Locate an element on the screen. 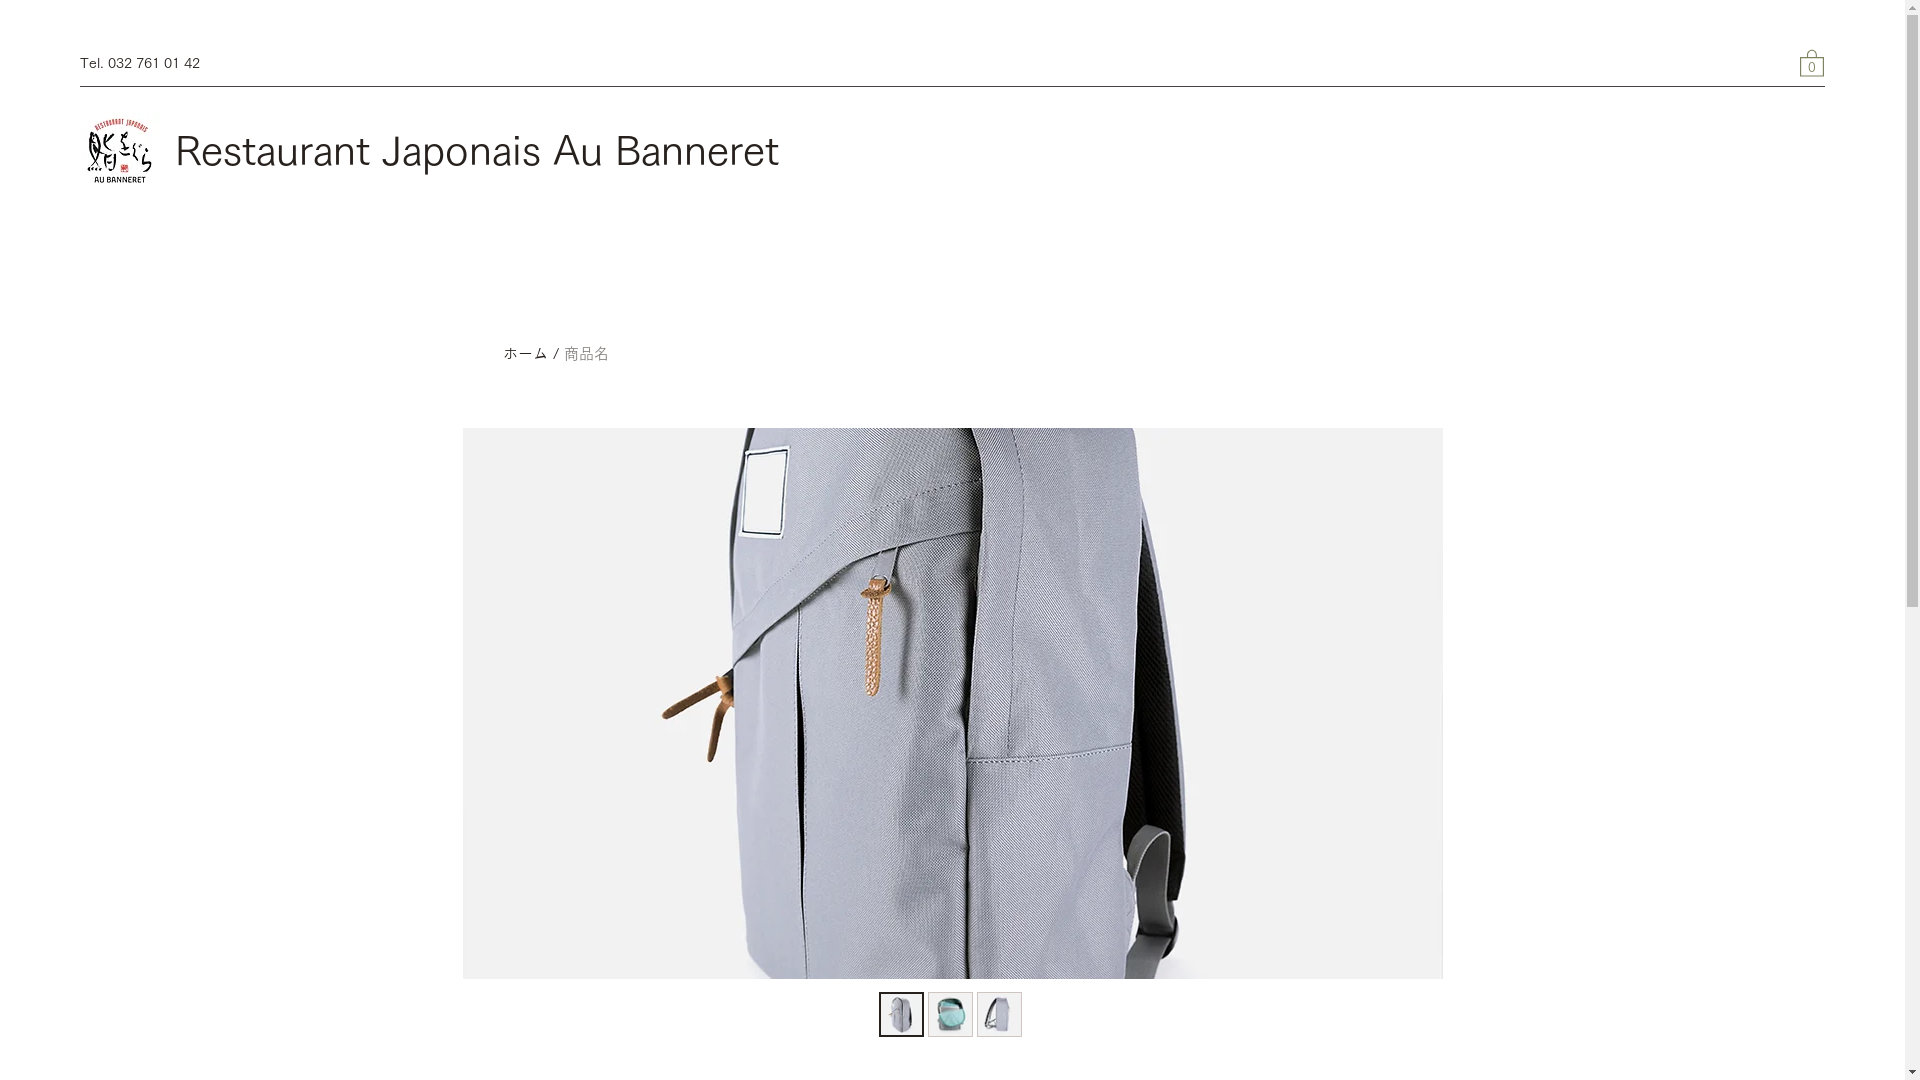 This screenshot has width=1920, height=1080. 'Restaurant Japonais Au Banneret' is located at coordinates (475, 149).